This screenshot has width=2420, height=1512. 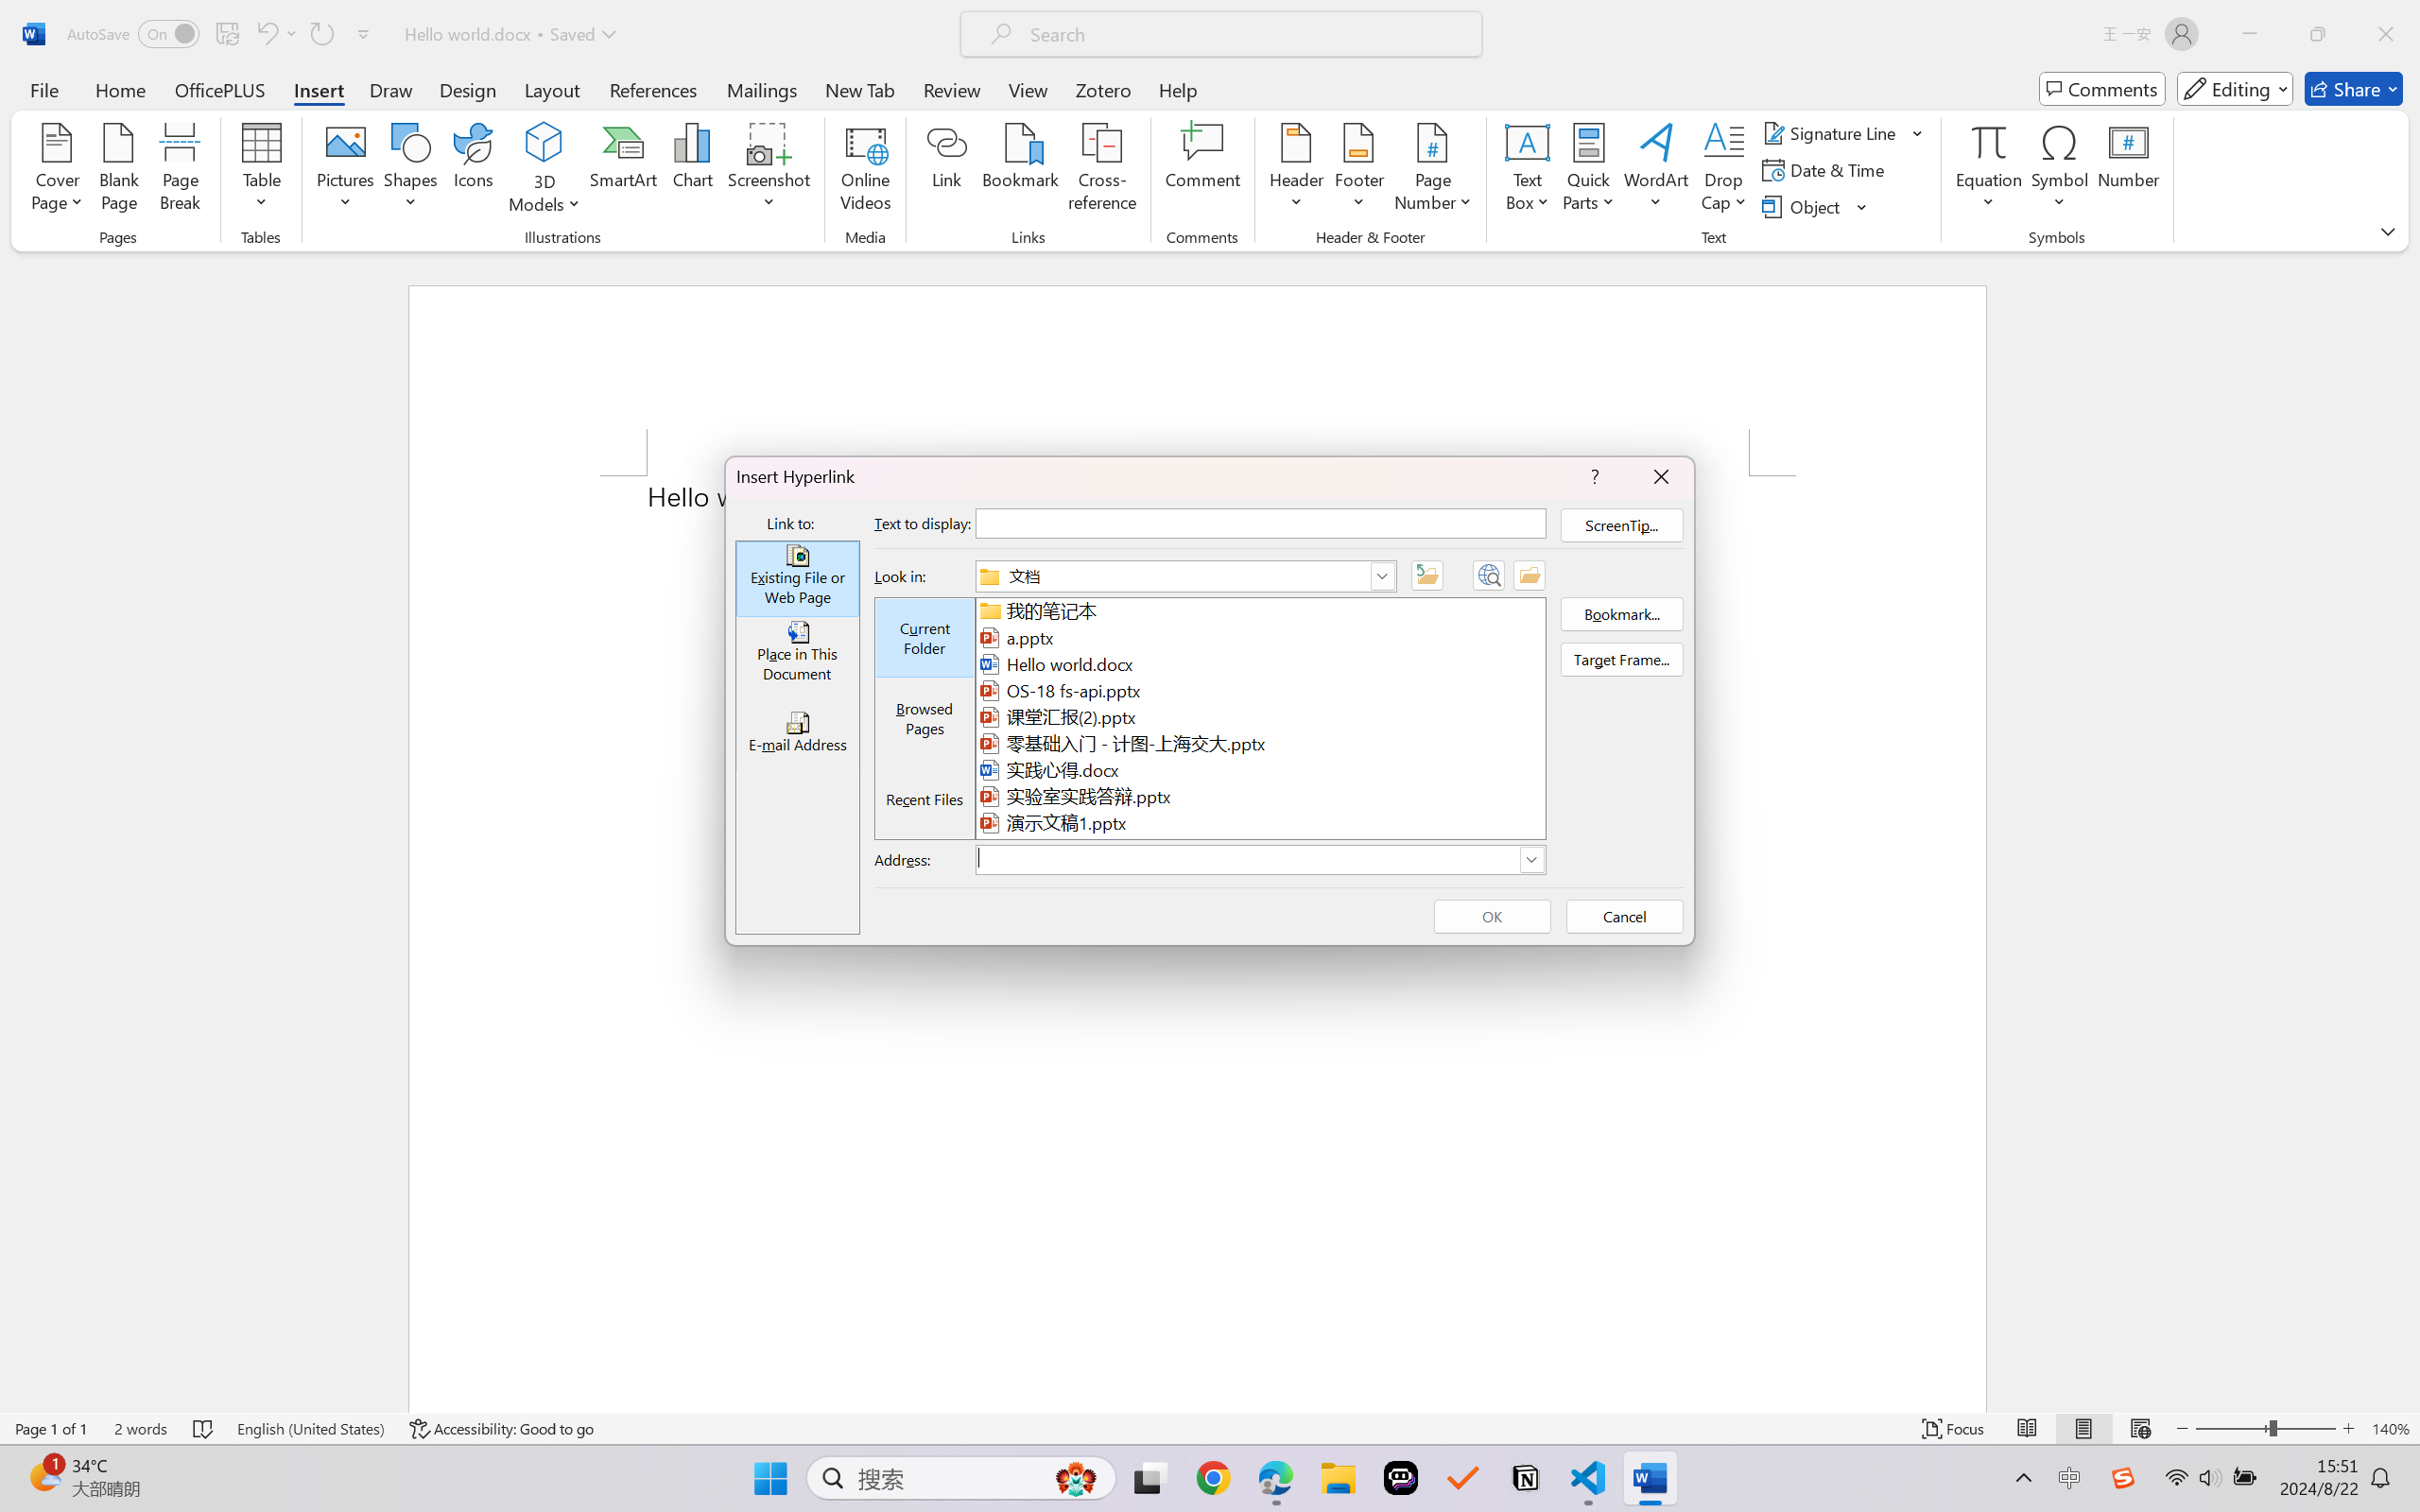 What do you see at coordinates (222, 33) in the screenshot?
I see `'Quick Access Toolbar'` at bounding box center [222, 33].